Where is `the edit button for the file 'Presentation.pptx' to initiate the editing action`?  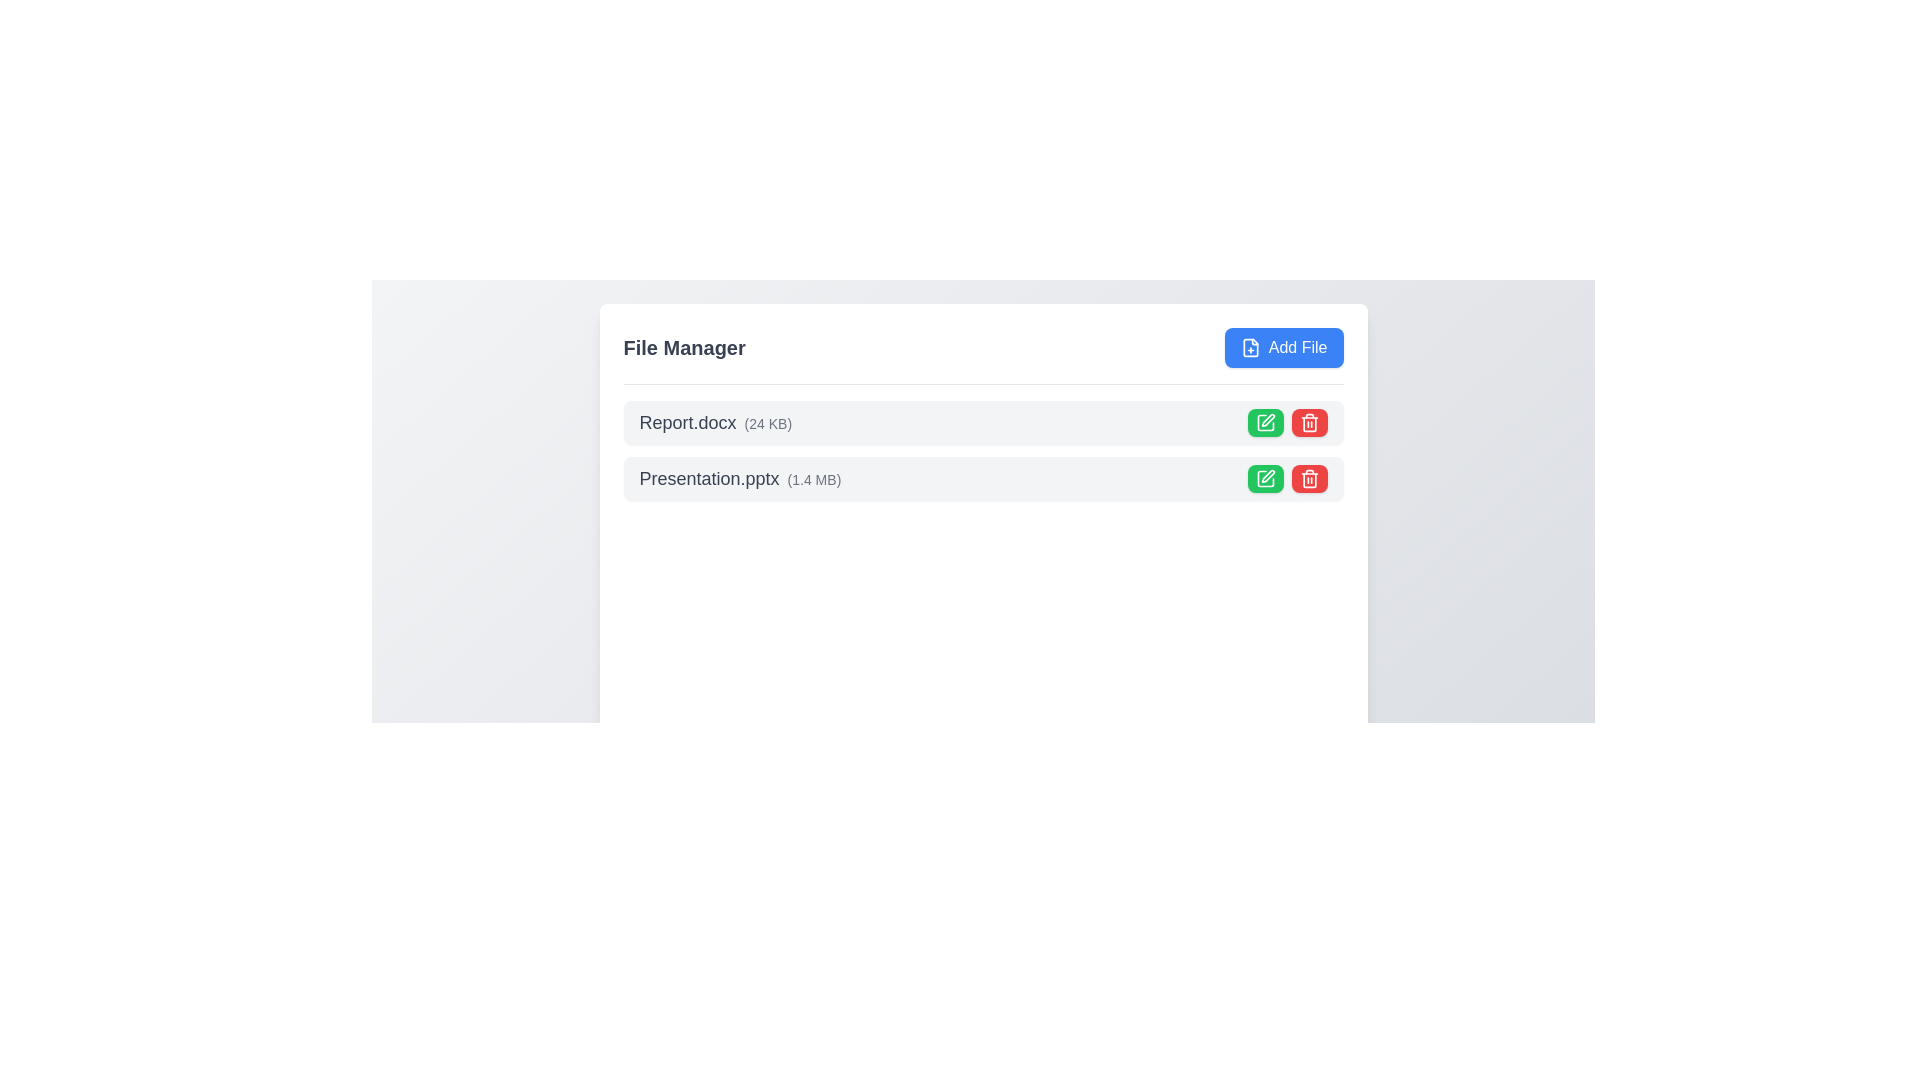
the edit button for the file 'Presentation.pptx' to initiate the editing action is located at coordinates (1266, 419).